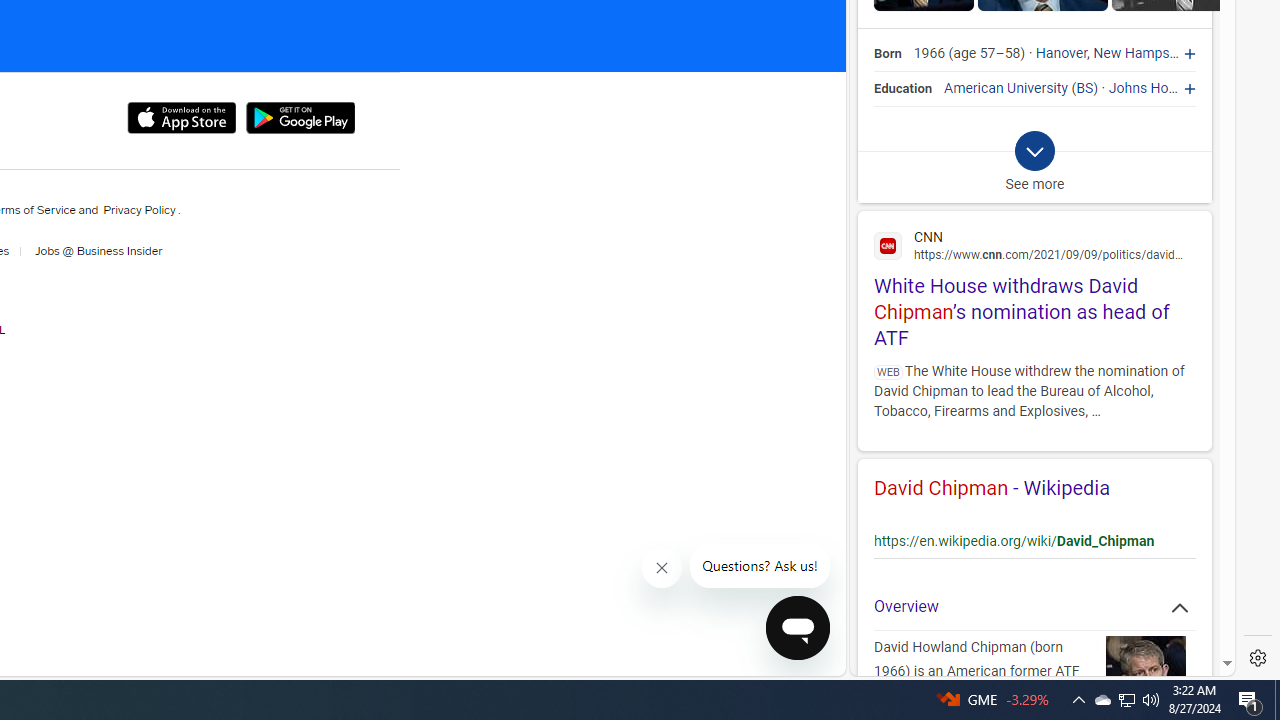  What do you see at coordinates (1143, 53) in the screenshot?
I see `'New Hampshire'` at bounding box center [1143, 53].